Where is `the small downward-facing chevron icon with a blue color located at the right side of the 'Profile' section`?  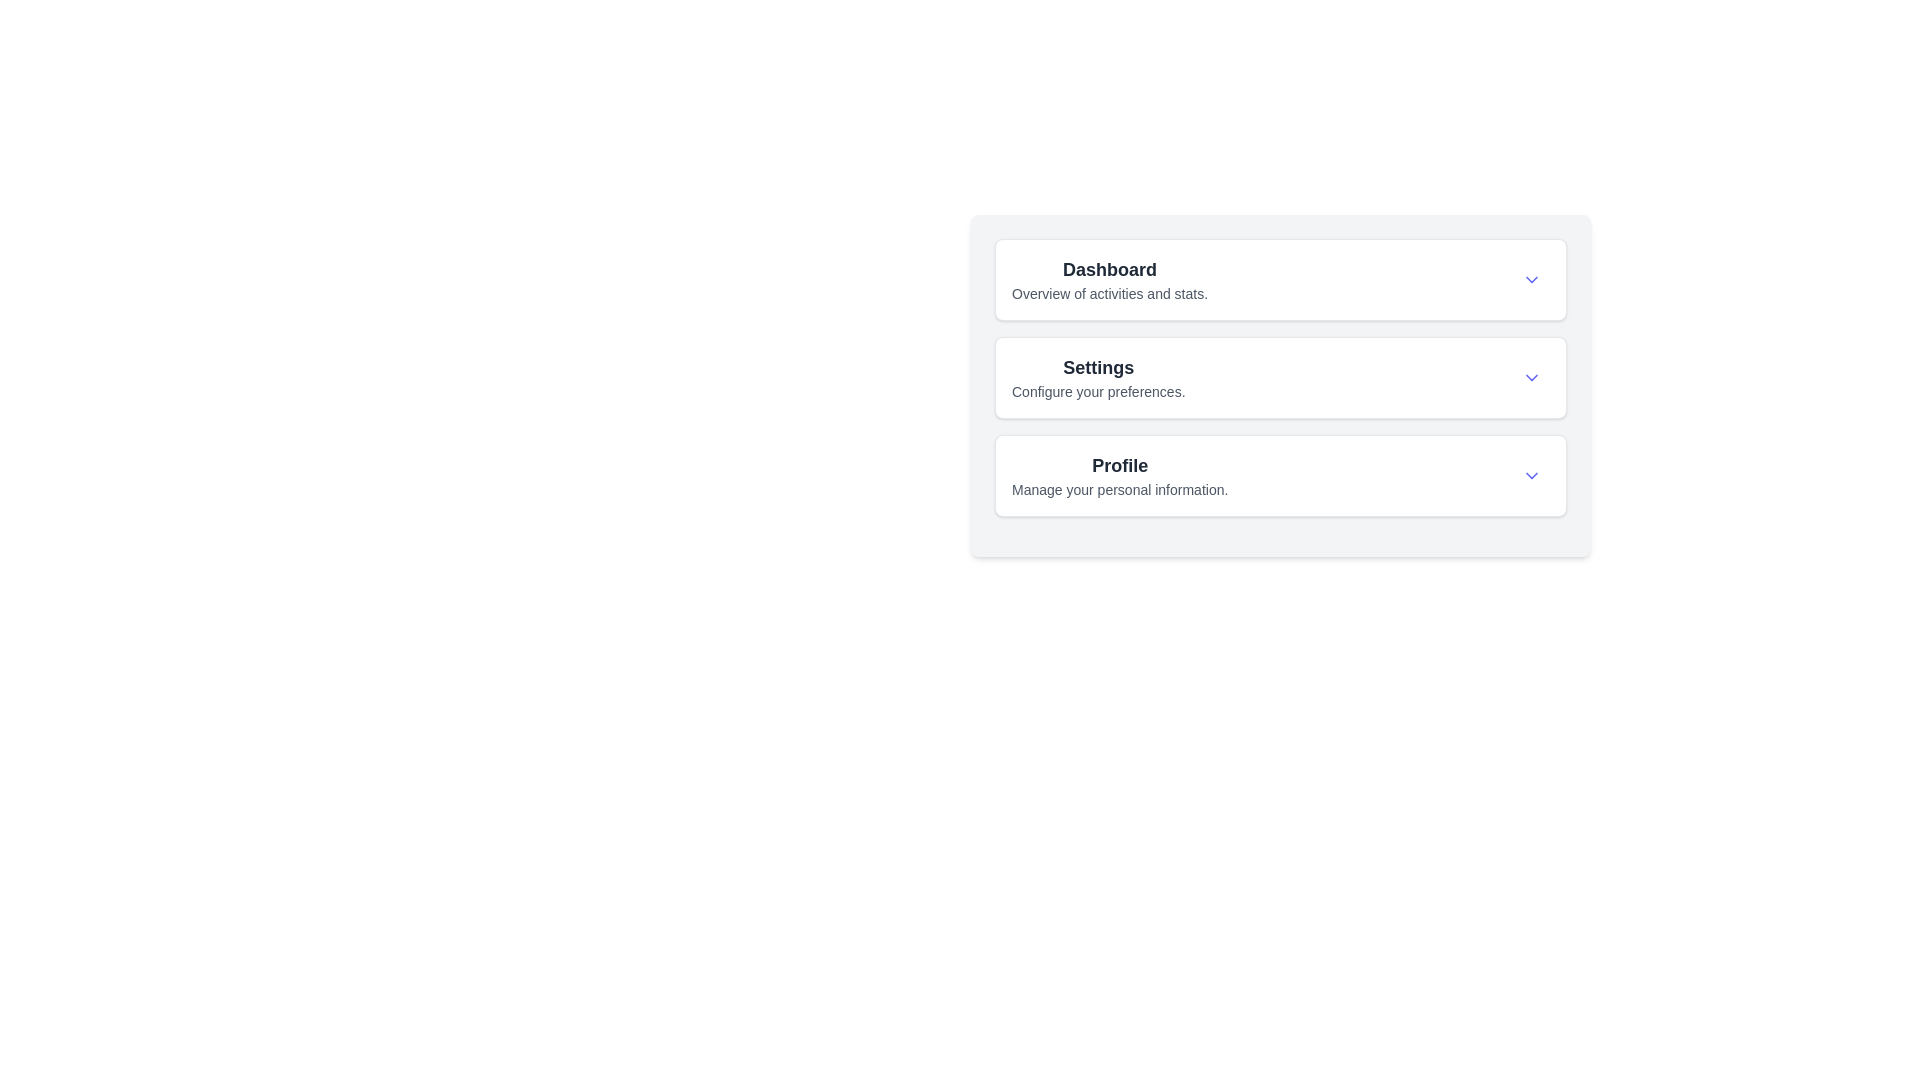 the small downward-facing chevron icon with a blue color located at the right side of the 'Profile' section is located at coordinates (1530, 475).